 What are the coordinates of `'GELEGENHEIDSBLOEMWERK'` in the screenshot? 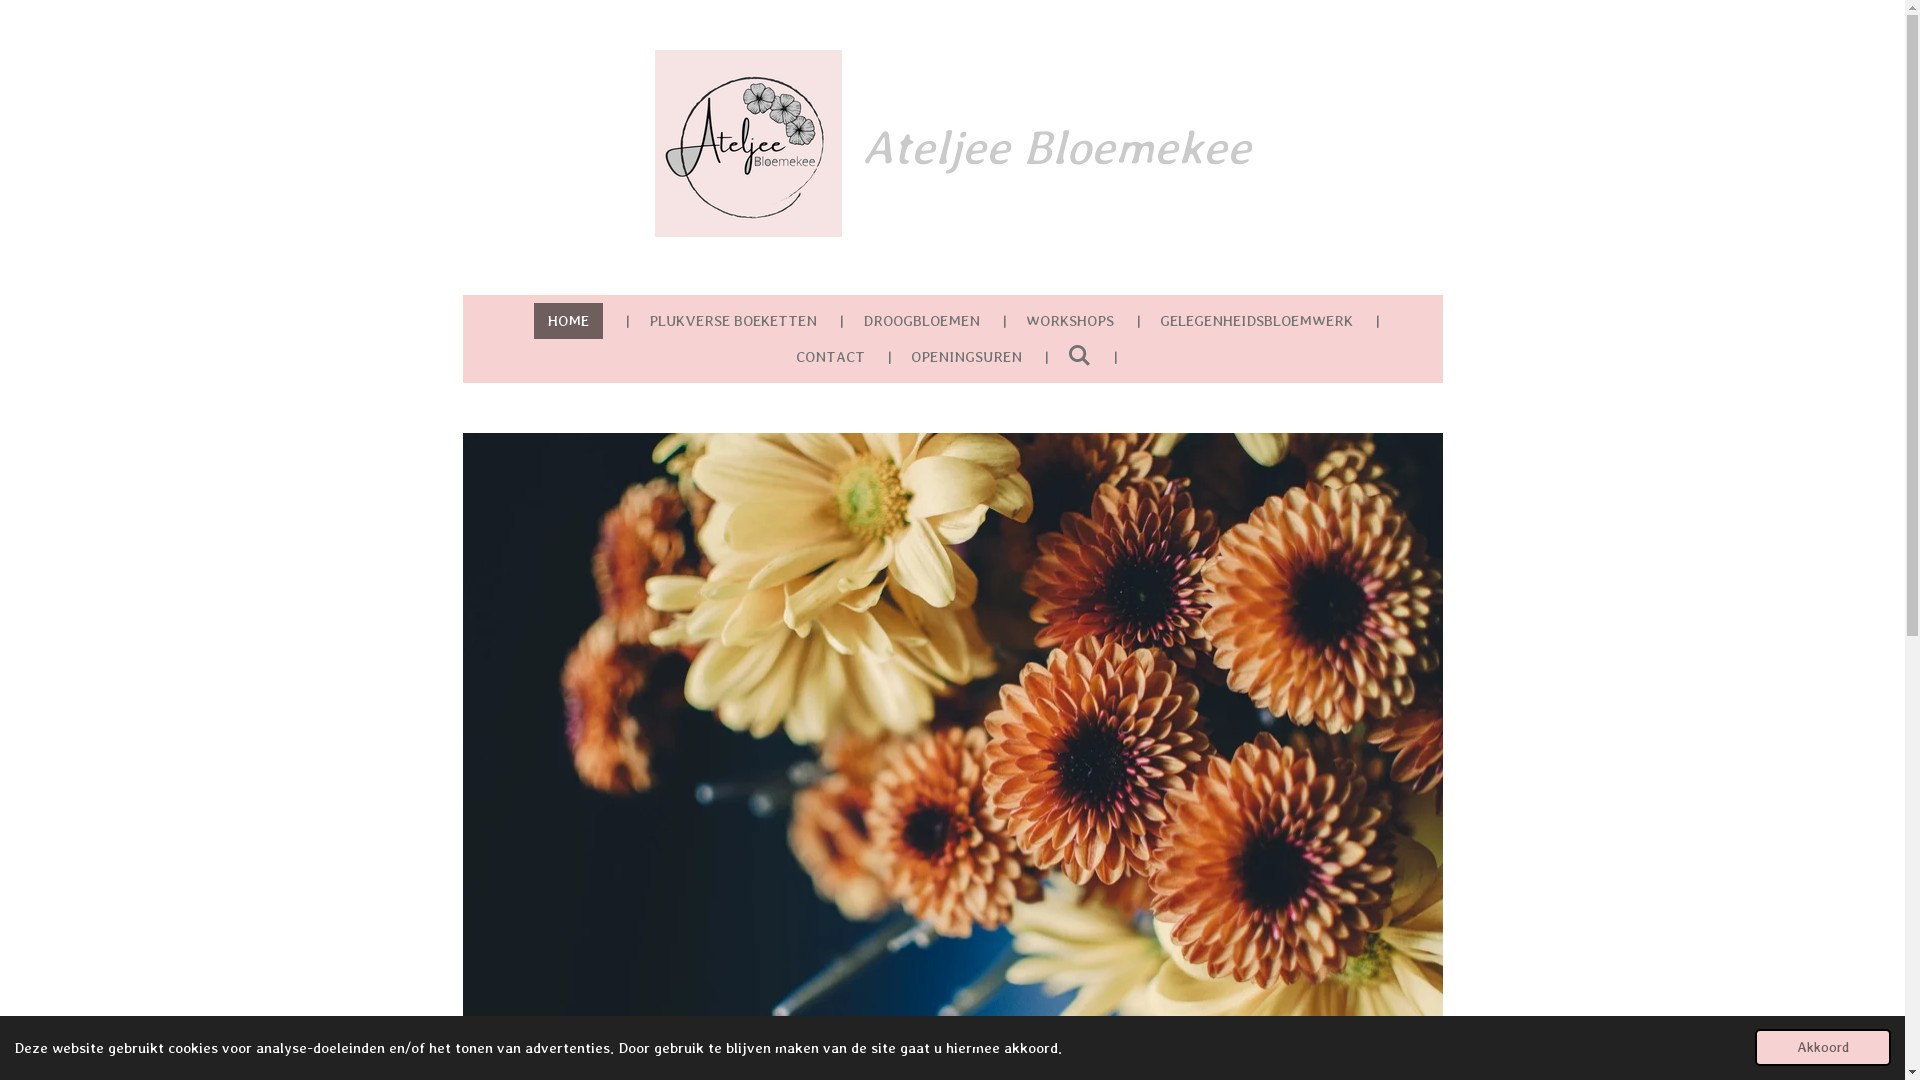 It's located at (1146, 319).